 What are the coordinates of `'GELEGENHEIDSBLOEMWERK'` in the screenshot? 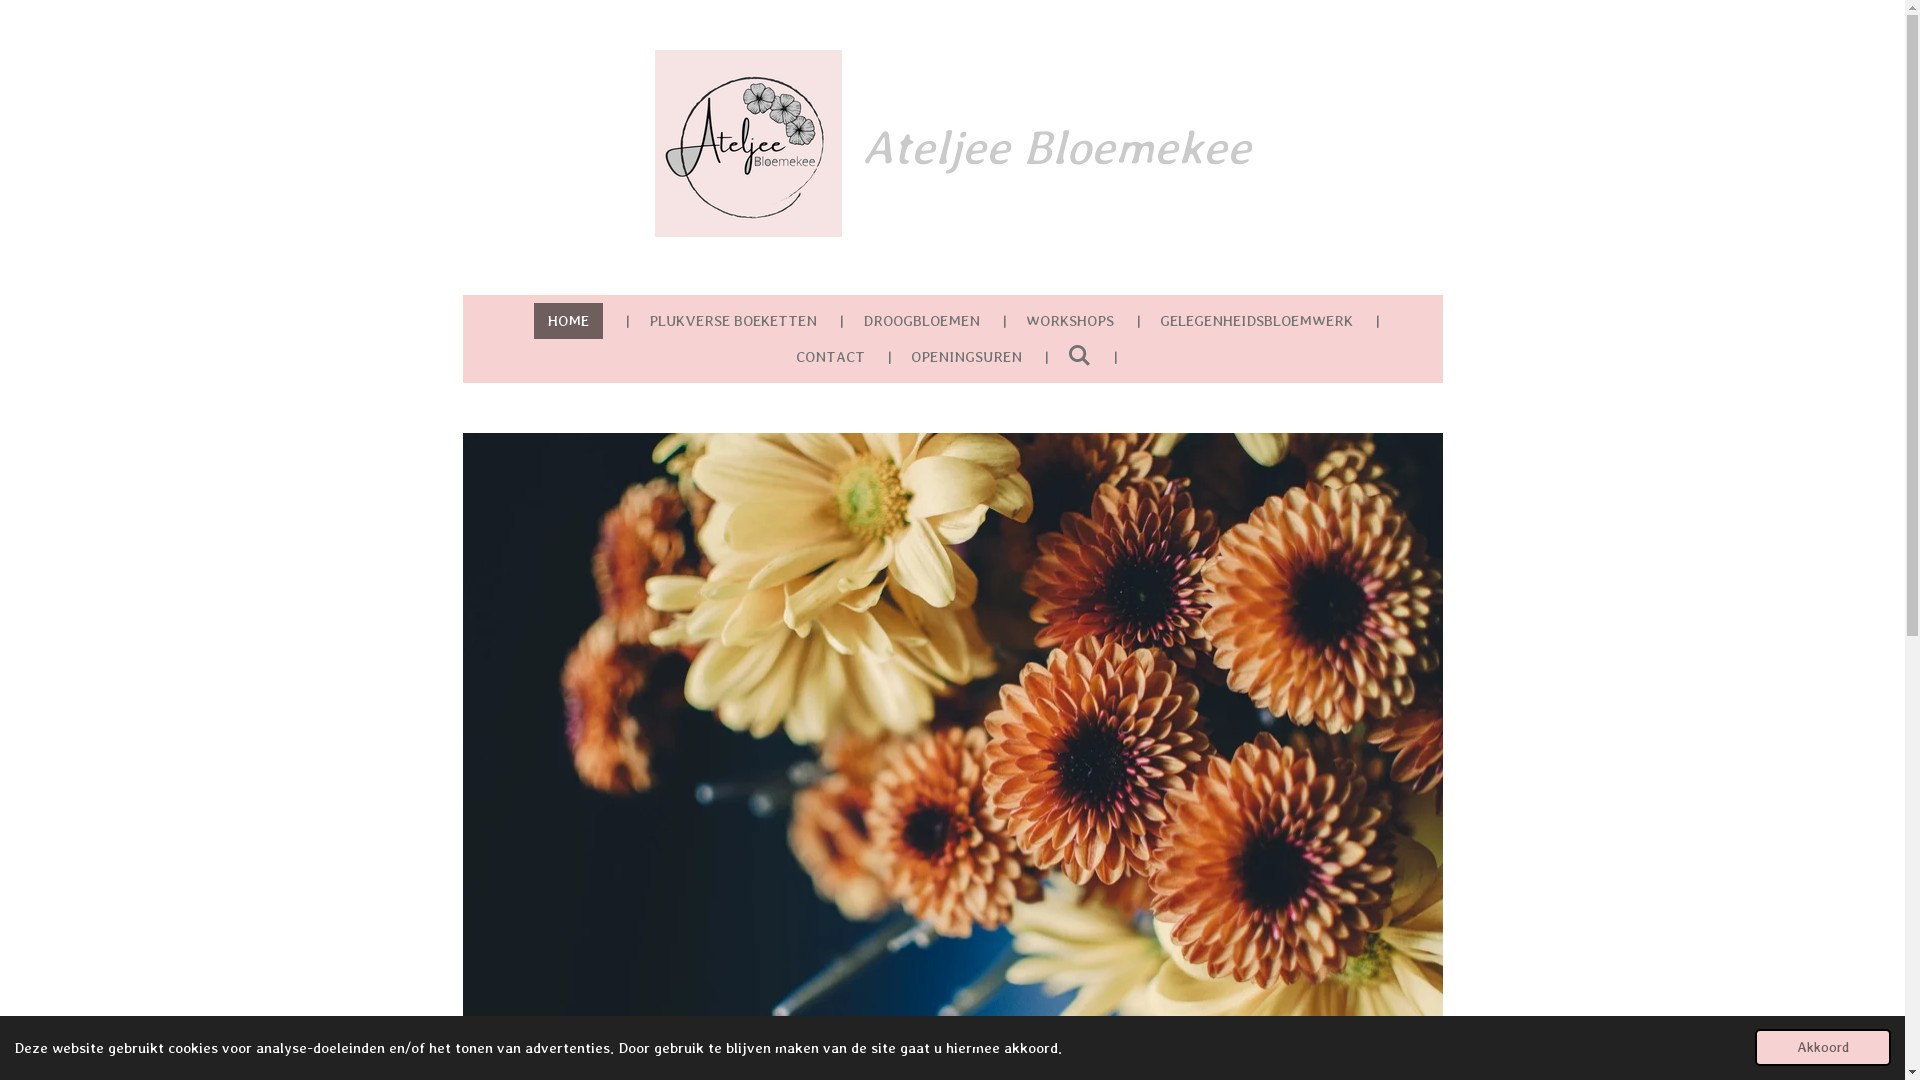 It's located at (1146, 319).